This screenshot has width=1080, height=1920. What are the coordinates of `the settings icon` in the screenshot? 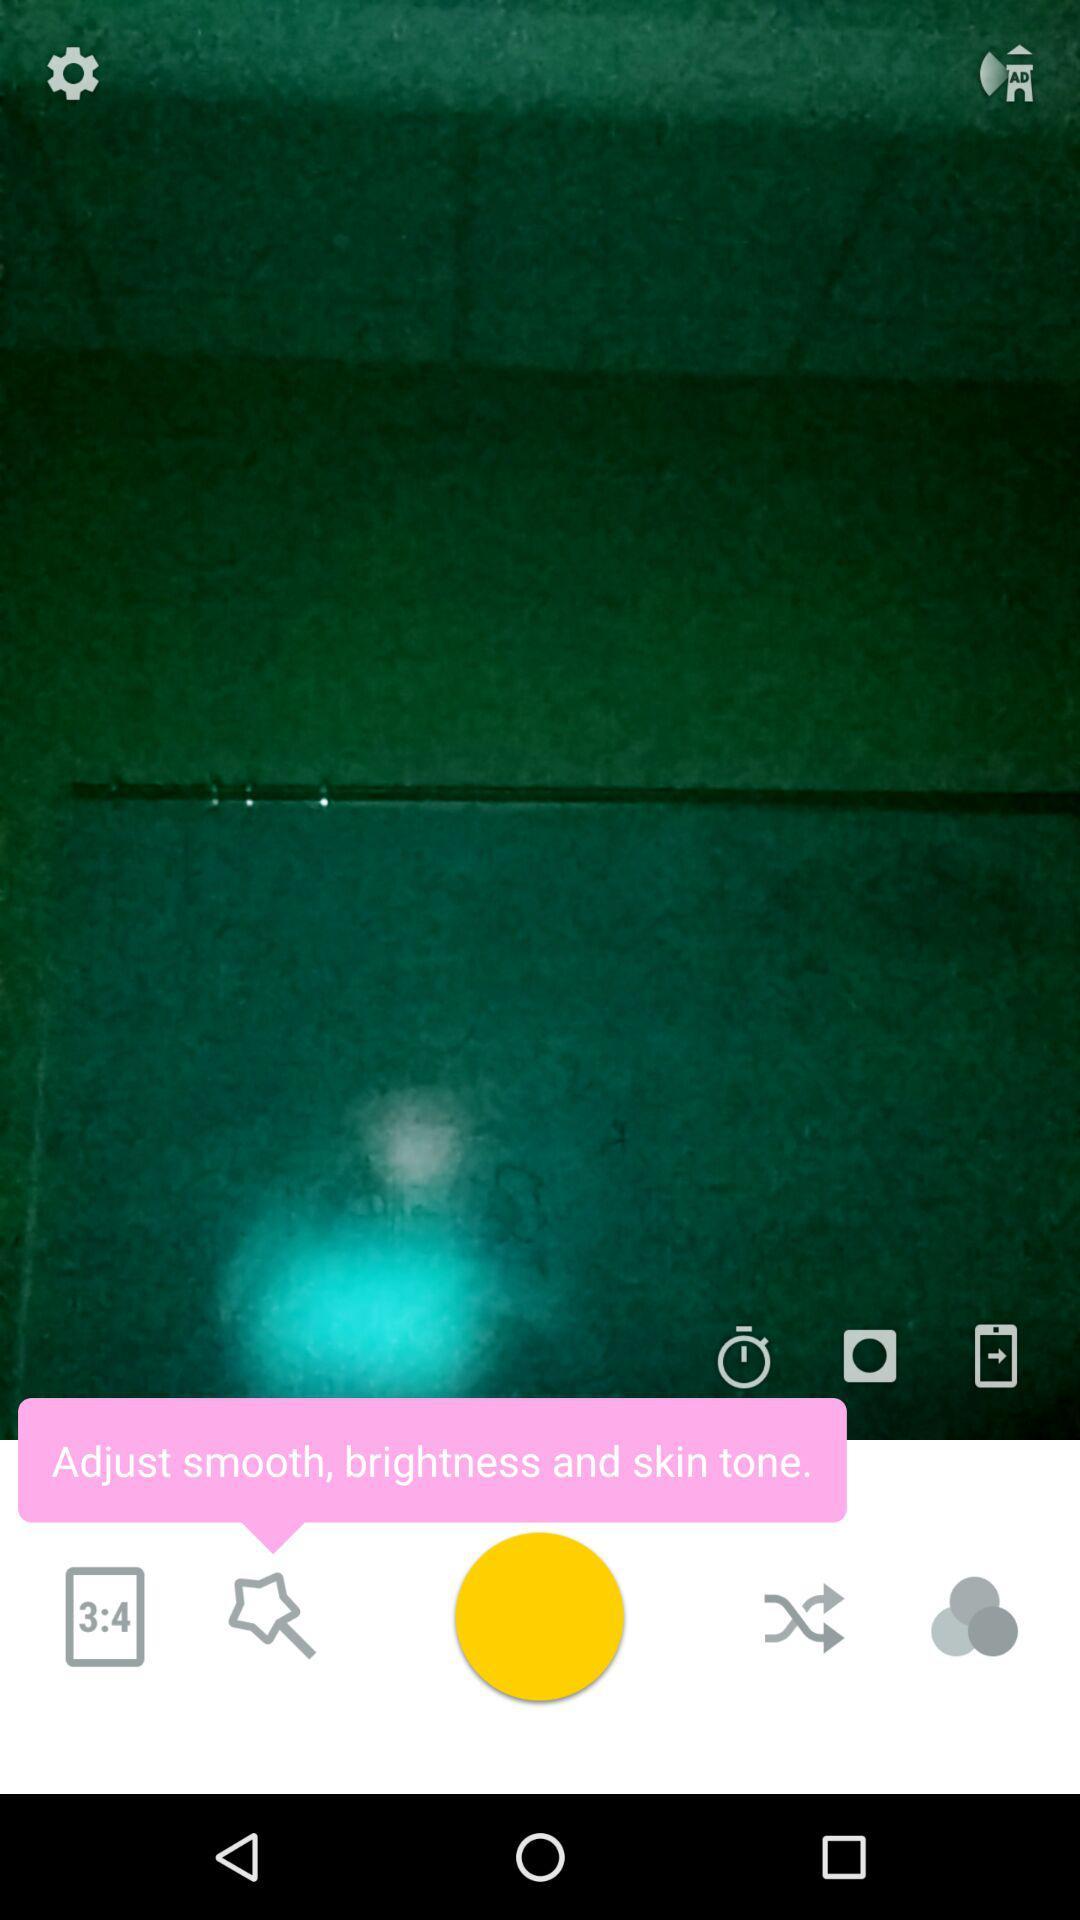 It's located at (72, 73).